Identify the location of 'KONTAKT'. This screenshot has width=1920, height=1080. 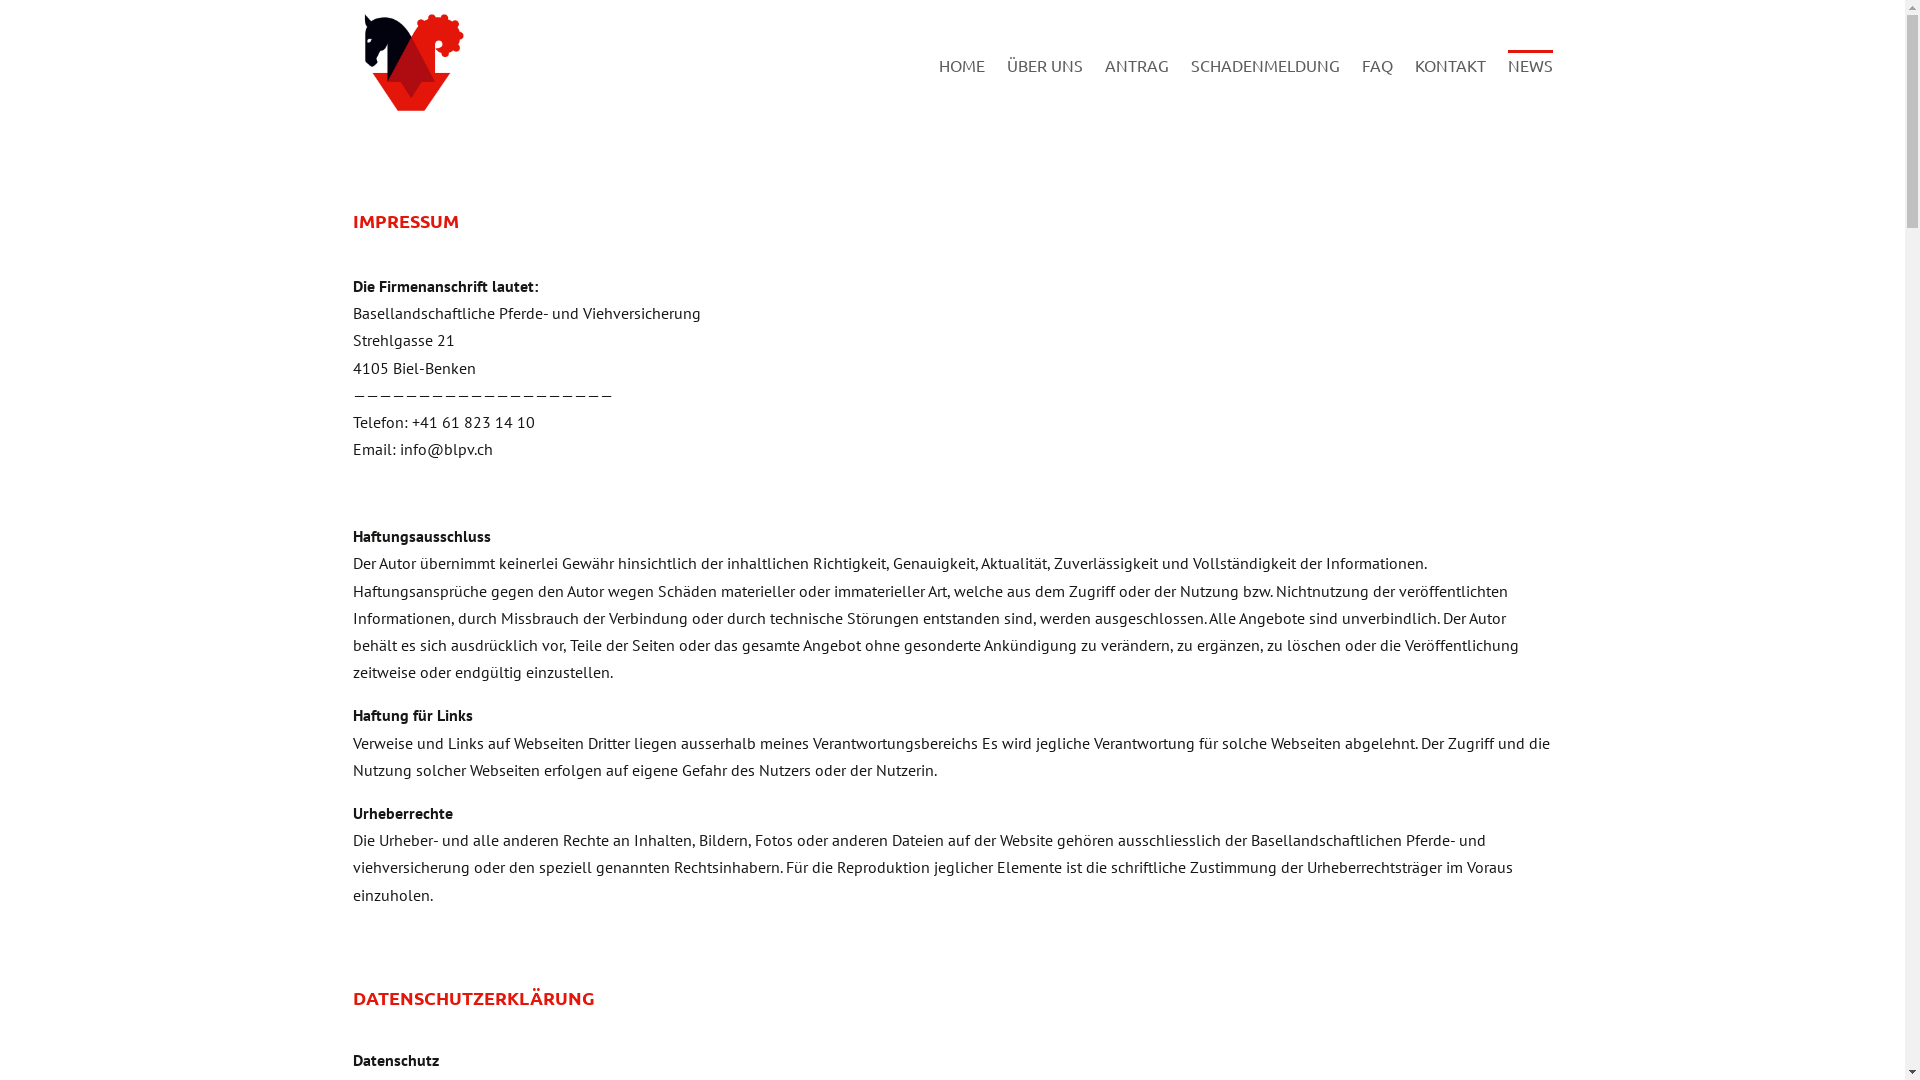
(1449, 88).